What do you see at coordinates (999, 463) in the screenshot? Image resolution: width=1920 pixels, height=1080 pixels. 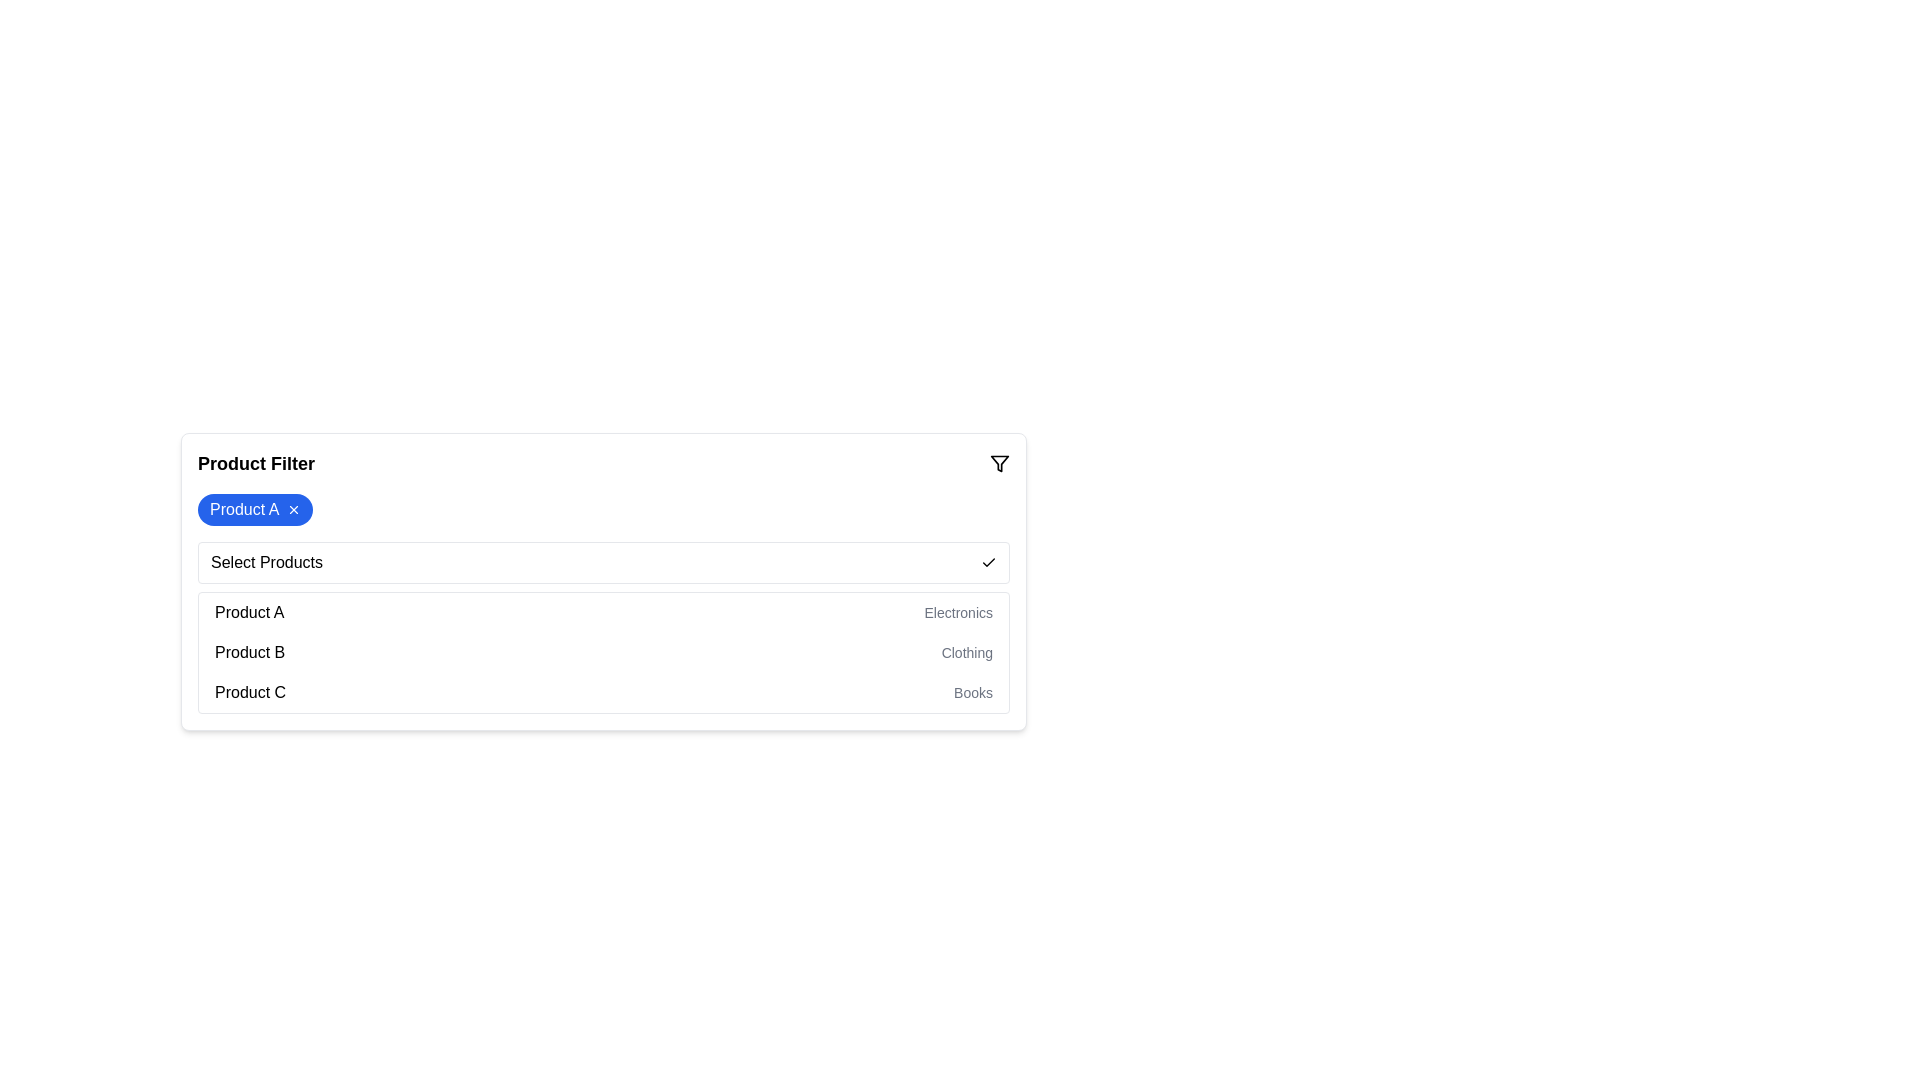 I see `the triangular funnel icon button located in the top-right corner of the 'Product Filter' section` at bounding box center [999, 463].